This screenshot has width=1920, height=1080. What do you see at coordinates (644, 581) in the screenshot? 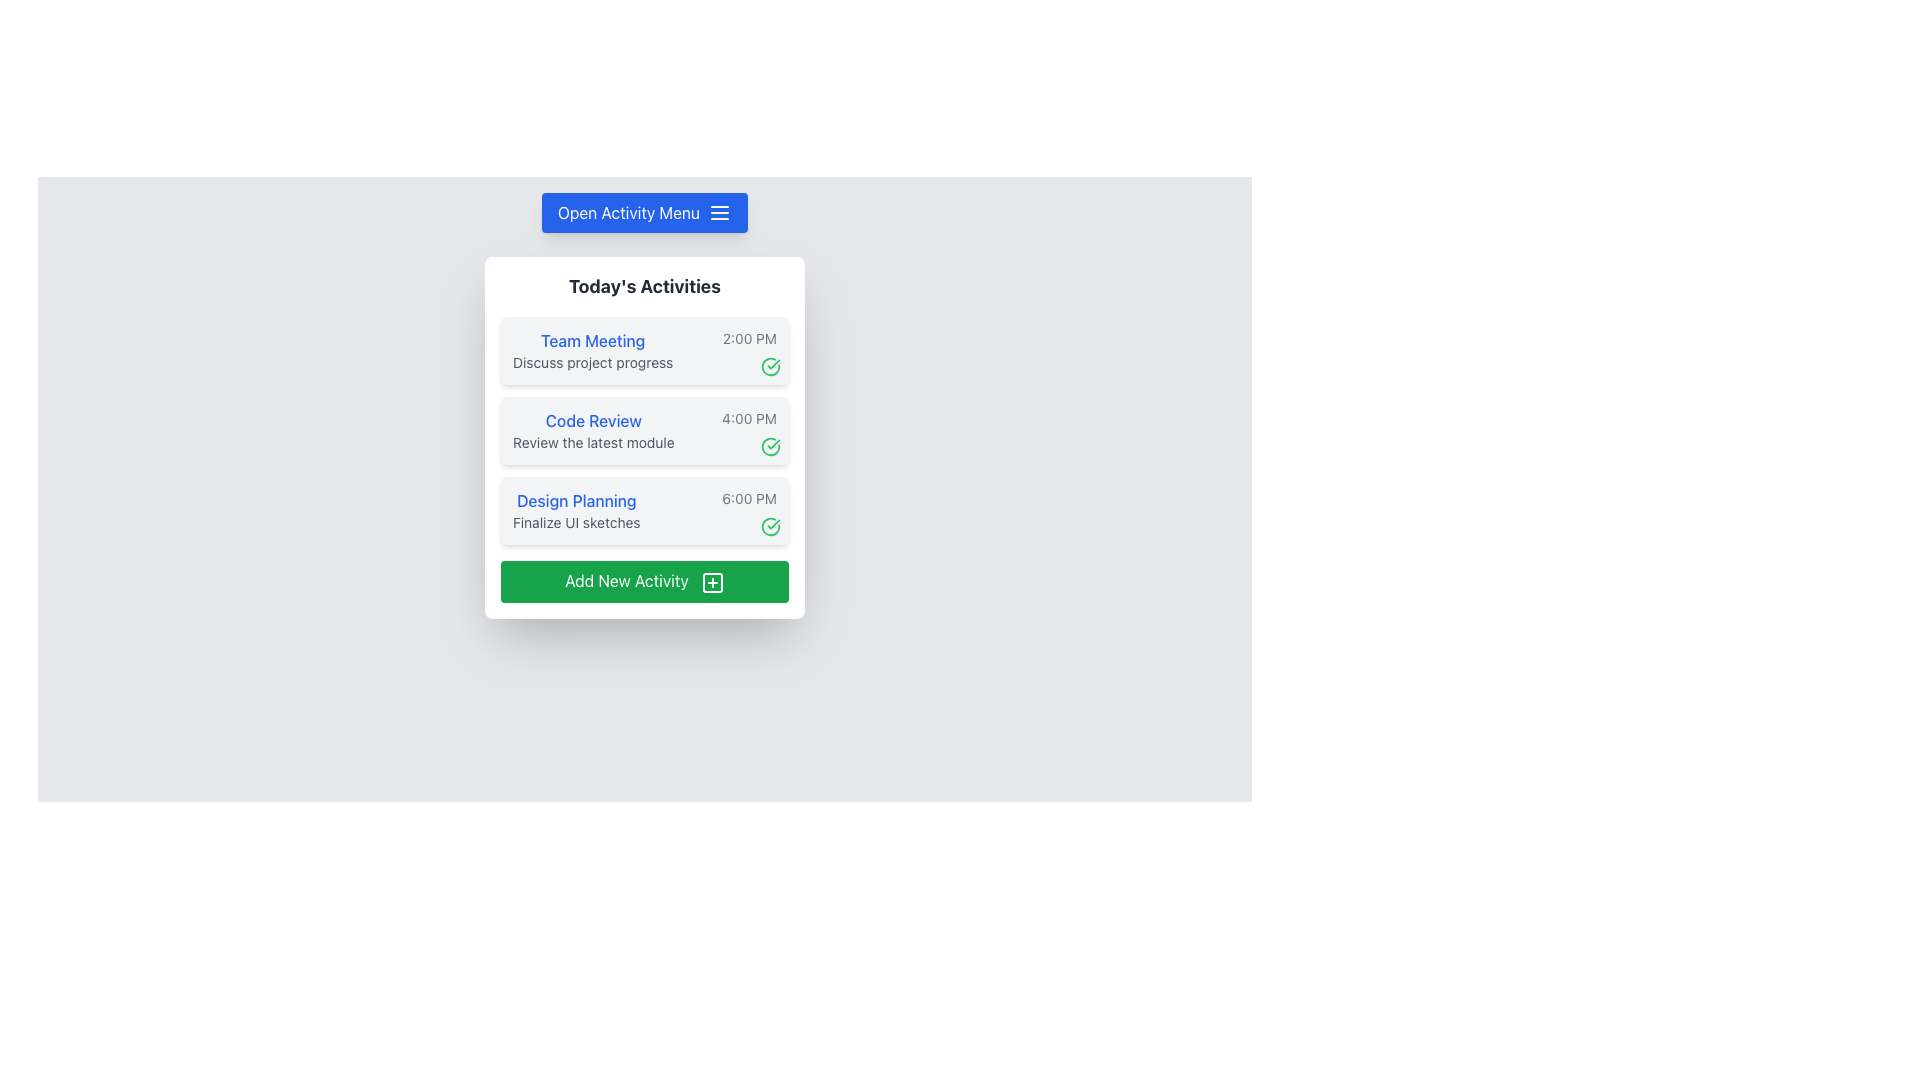
I see `the 'Add New Activity' button, which has a green background and a '+' icon` at bounding box center [644, 581].